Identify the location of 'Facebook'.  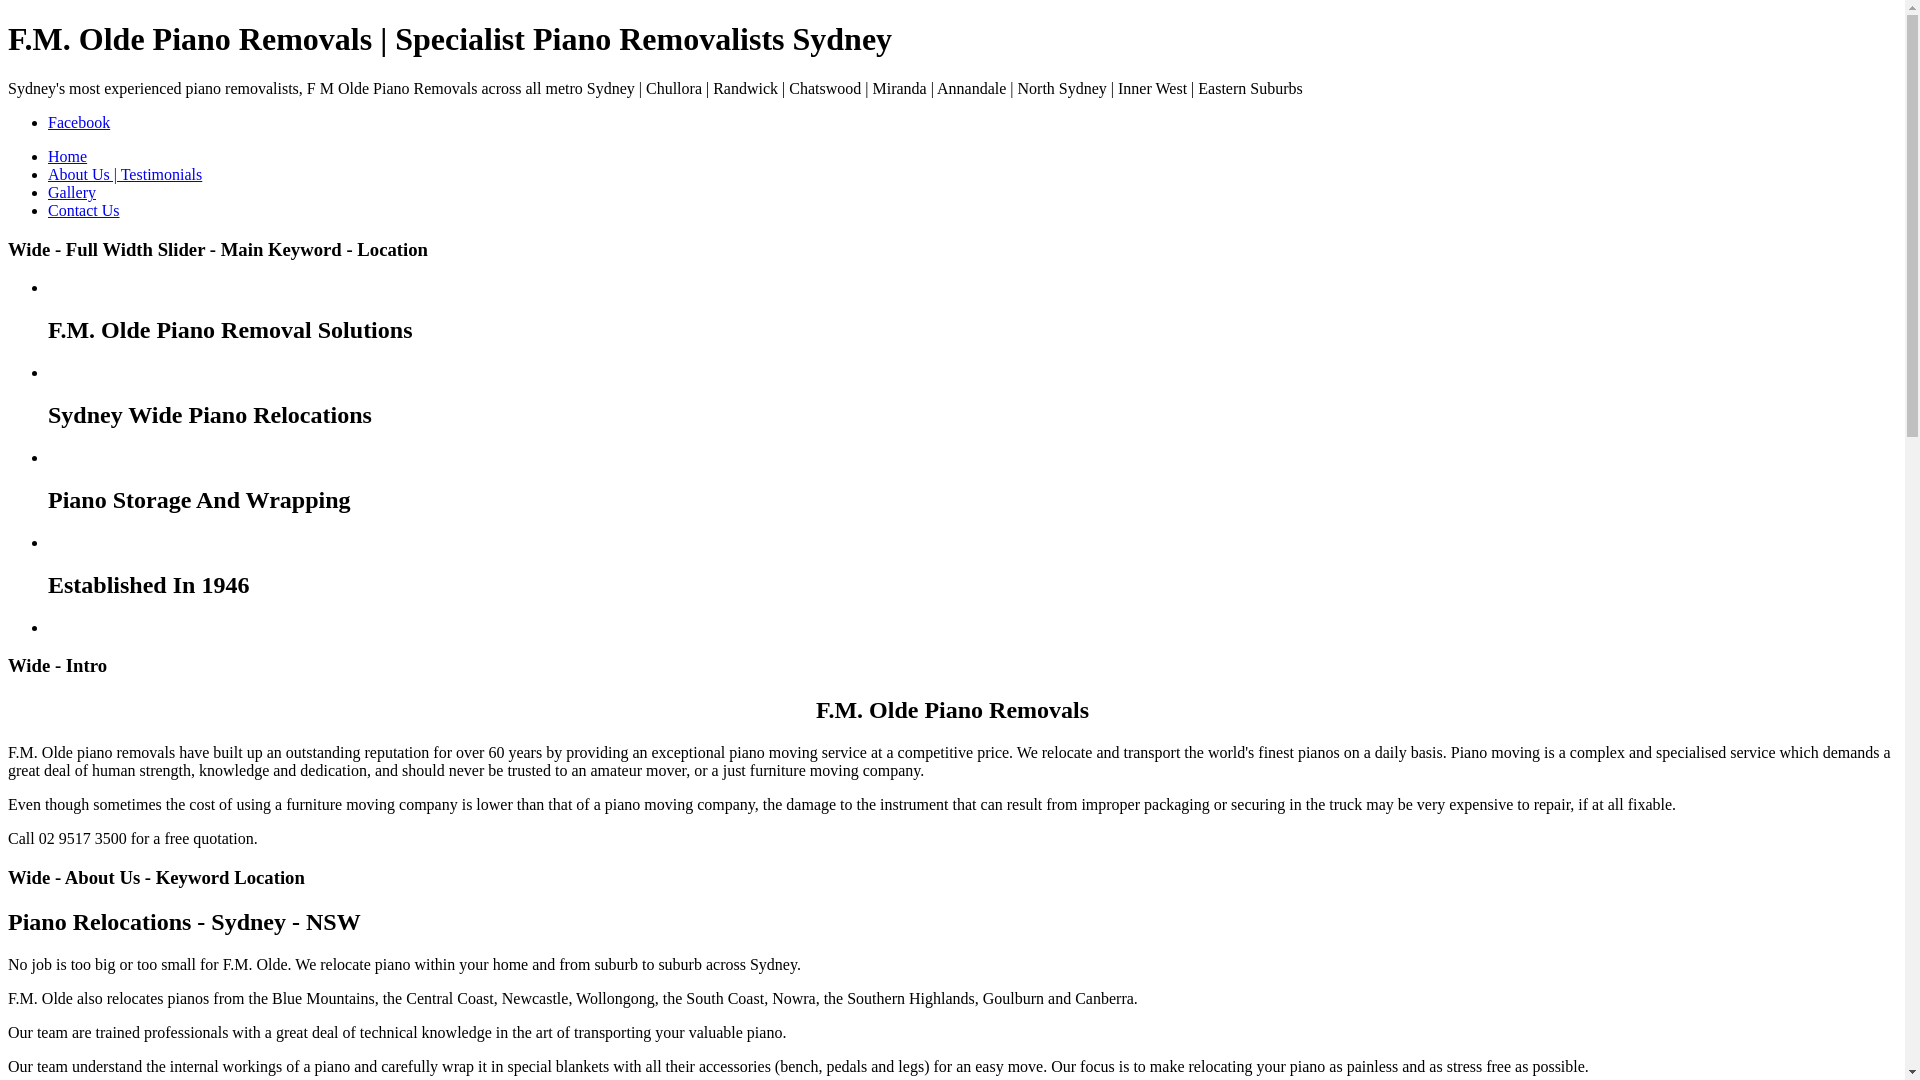
(48, 122).